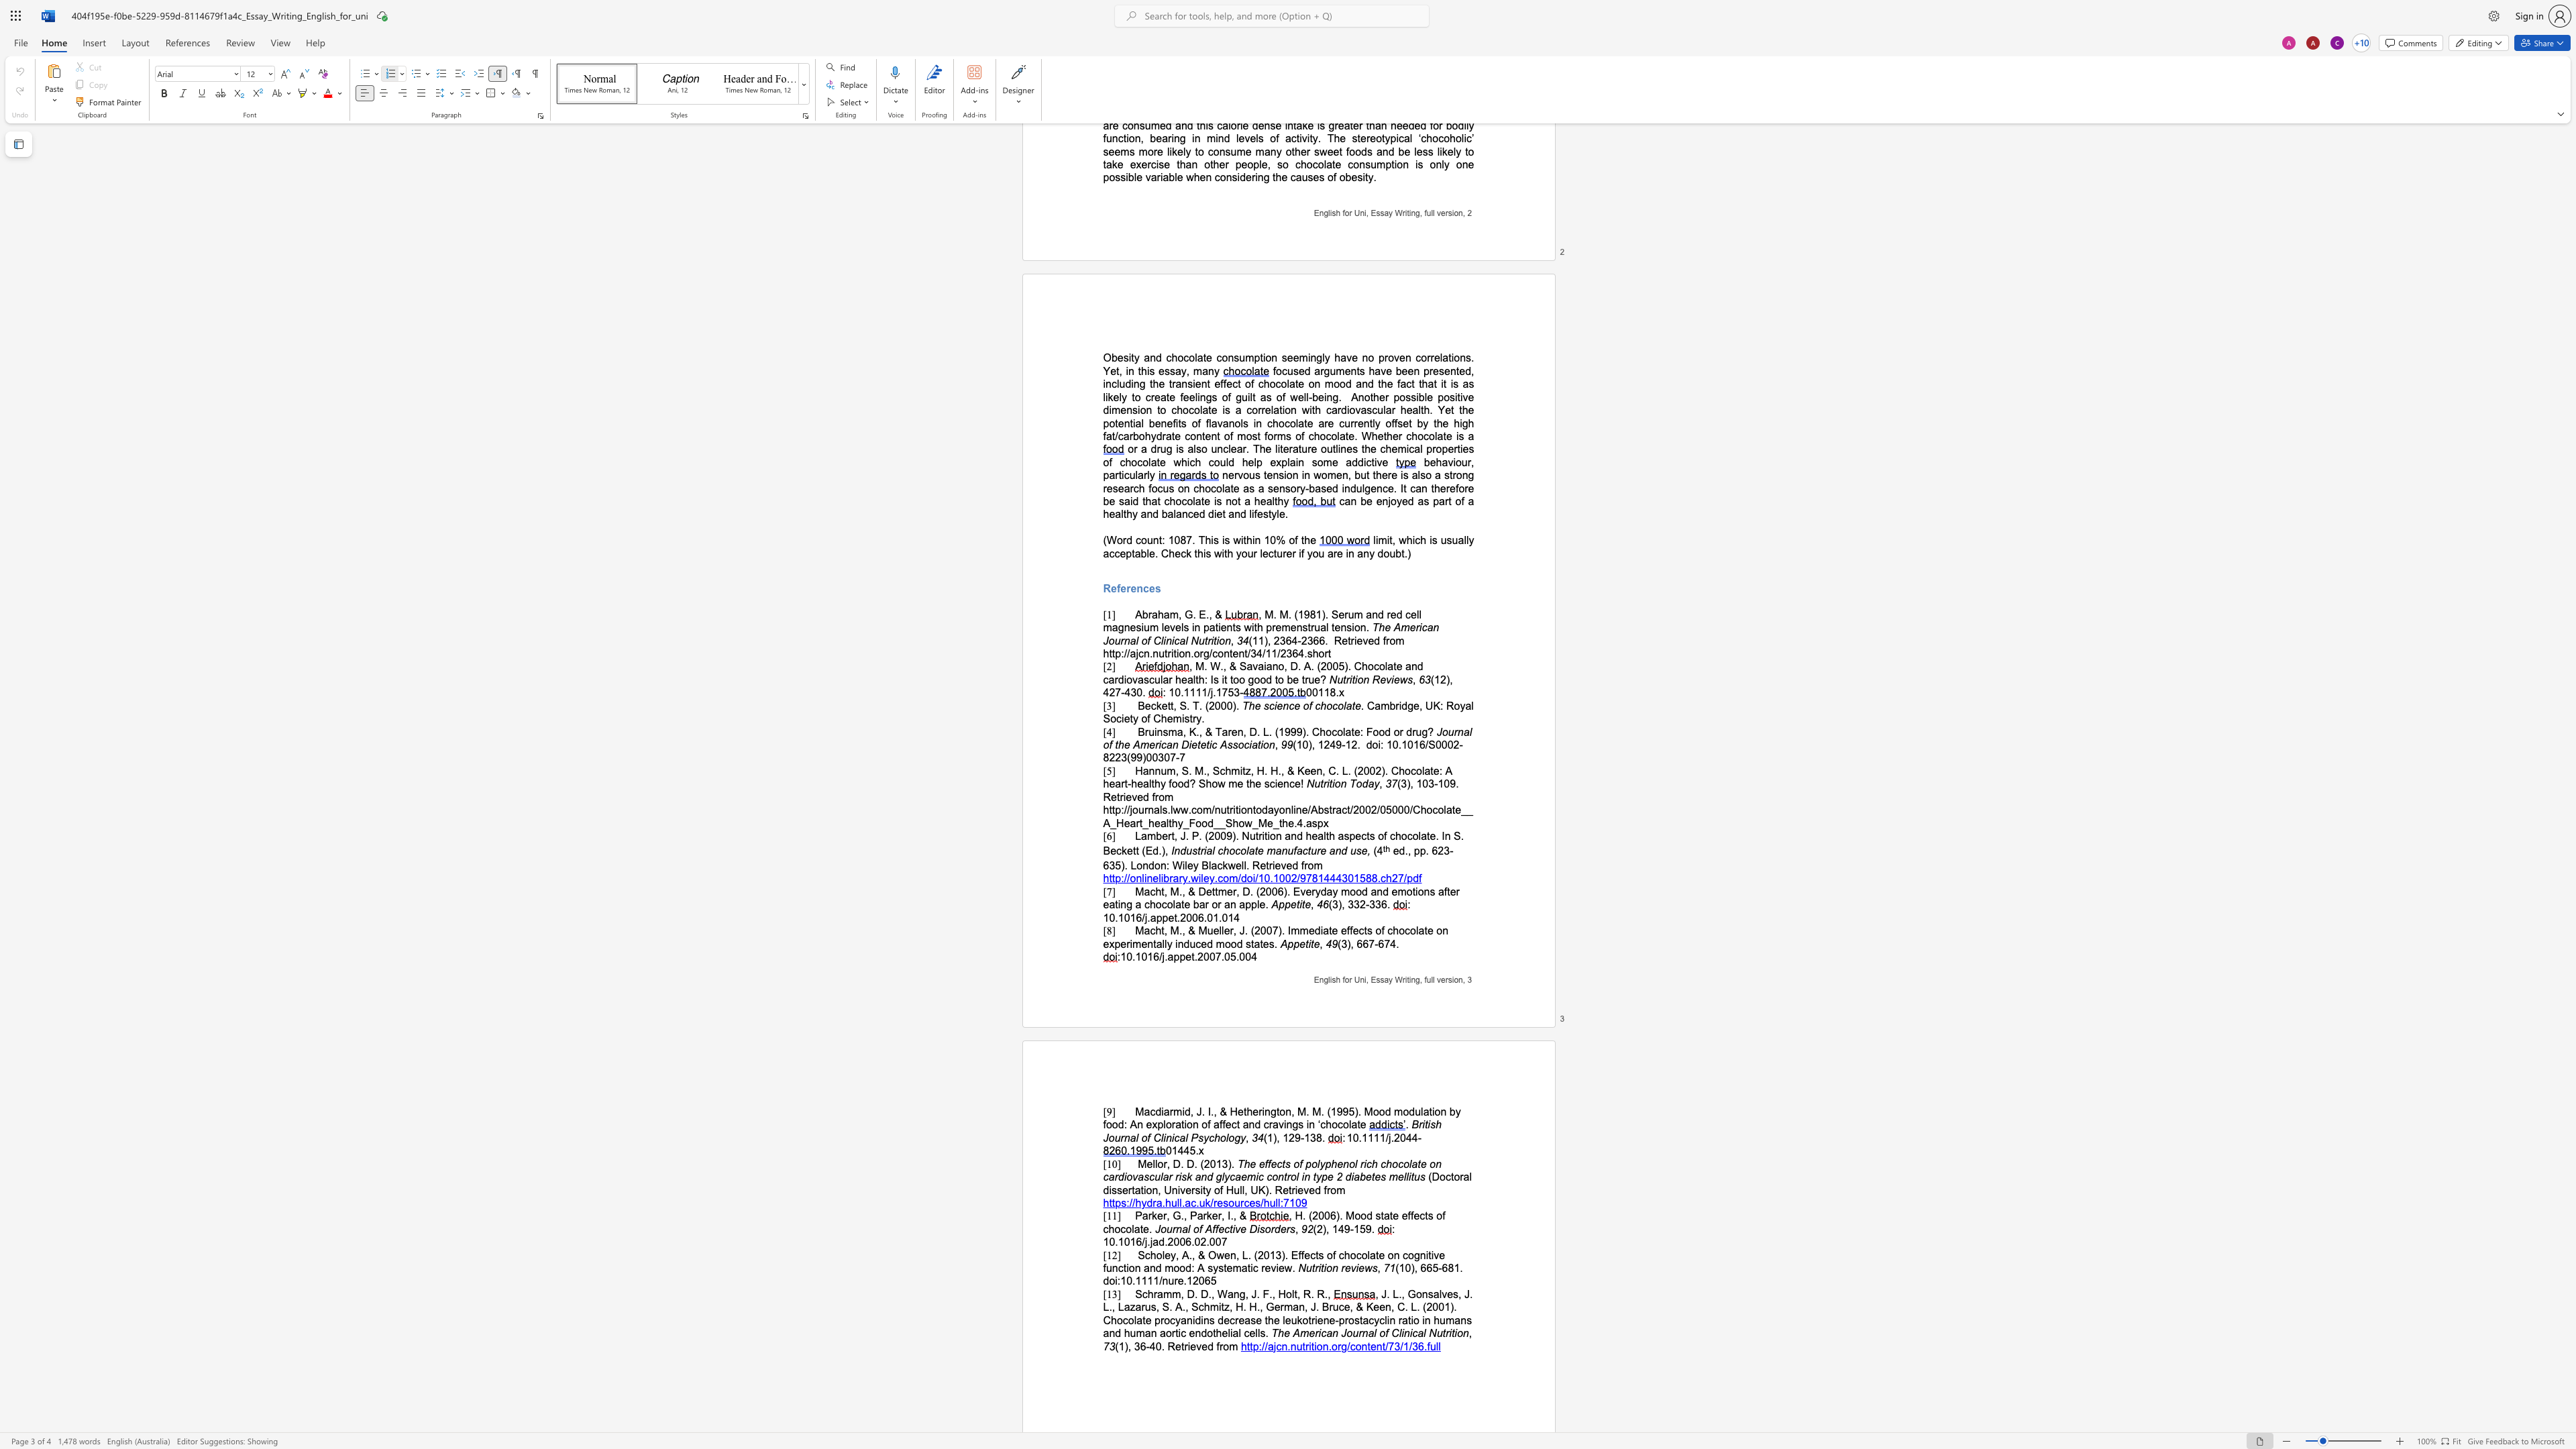 Image resolution: width=2576 pixels, height=1449 pixels. I want to click on the space between the continuous character "r" and "s" in the text, so click(1448, 979).